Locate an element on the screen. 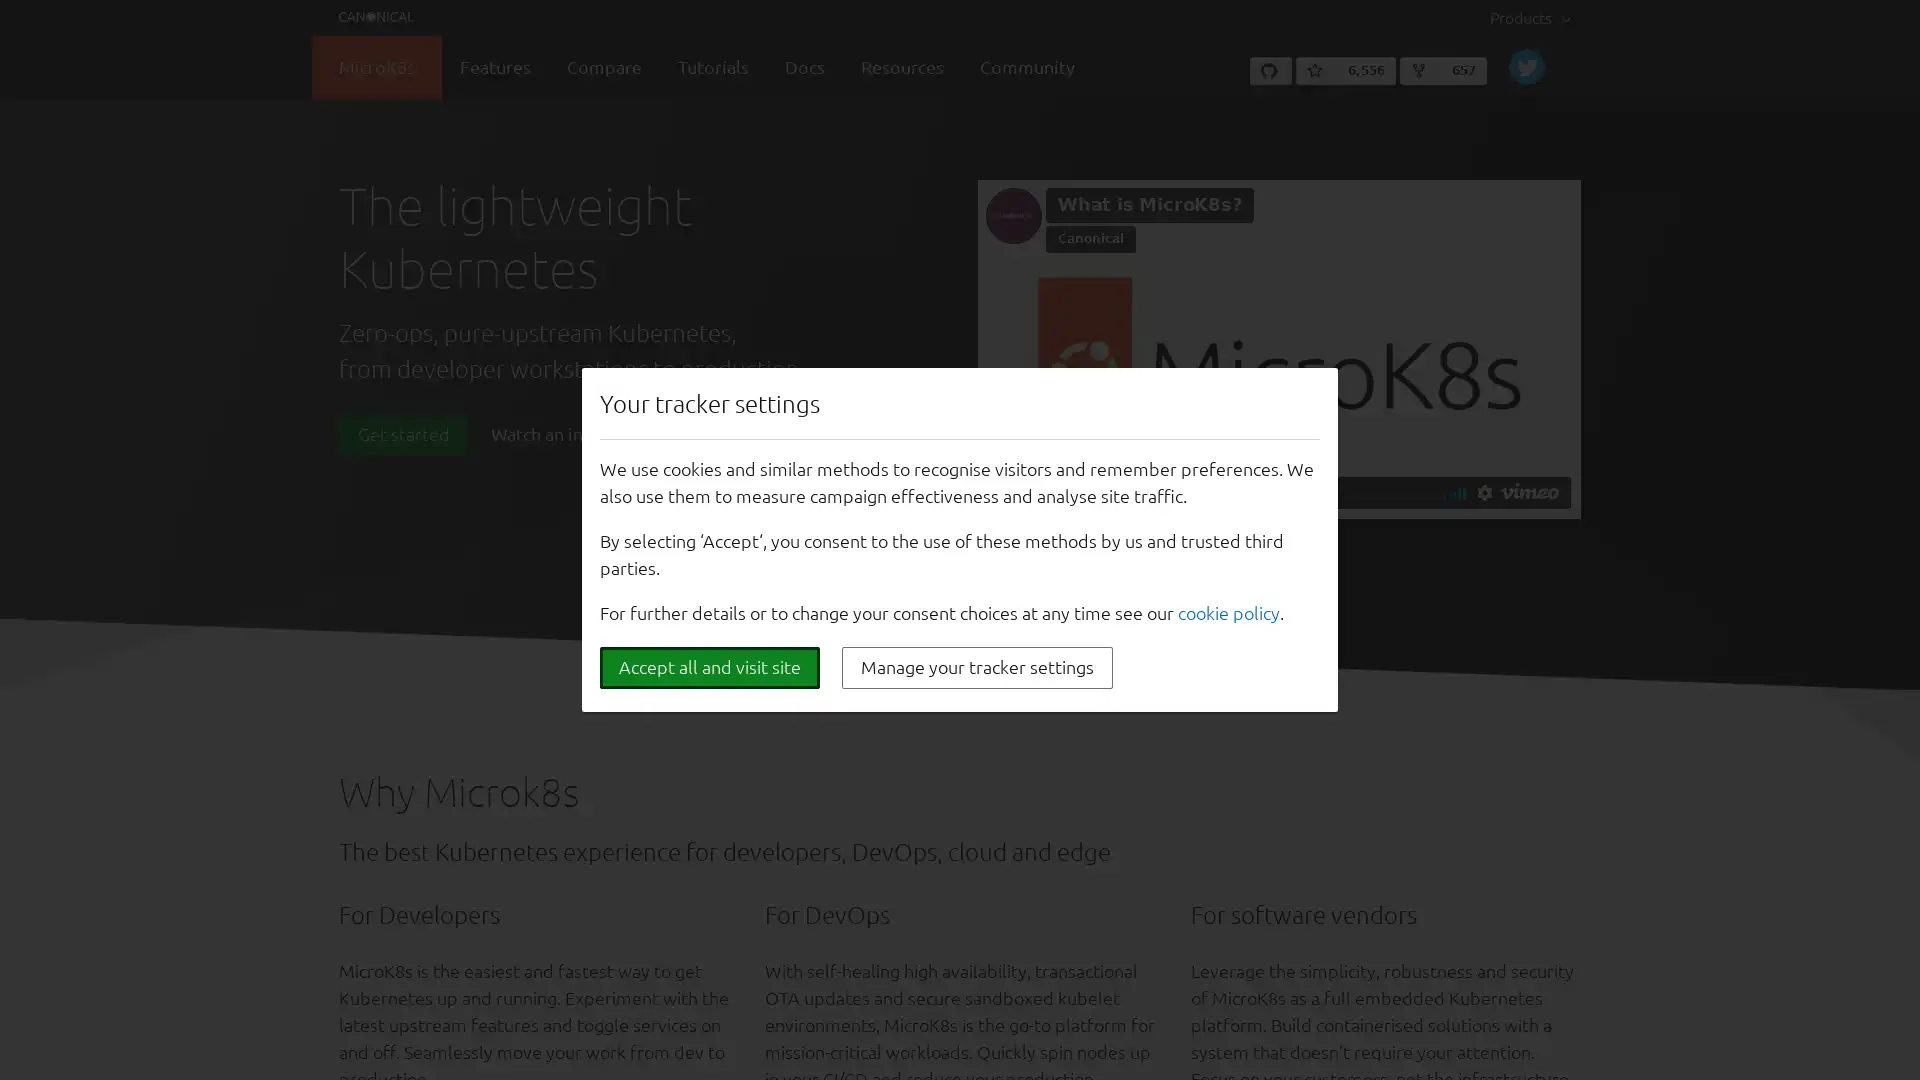  Accept all and visit site is located at coordinates (710, 667).